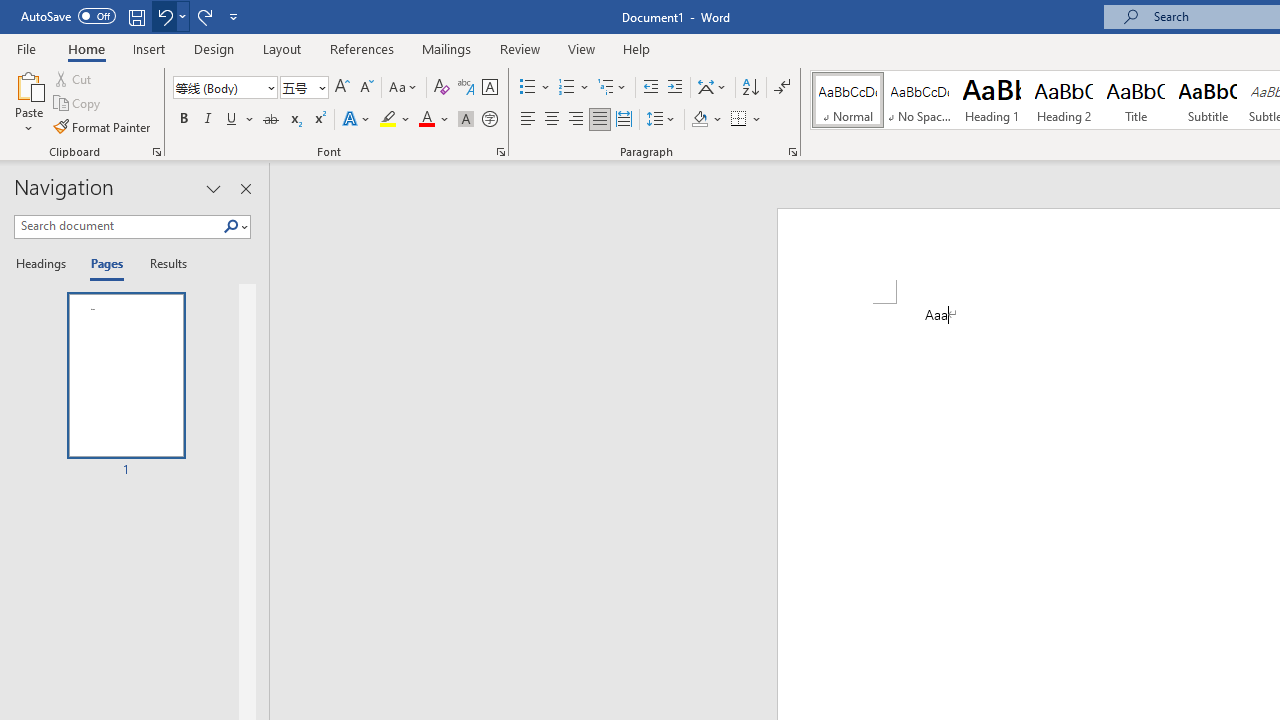 Image resolution: width=1280 pixels, height=720 pixels. What do you see at coordinates (231, 225) in the screenshot?
I see `'Class: NetUIImage'` at bounding box center [231, 225].